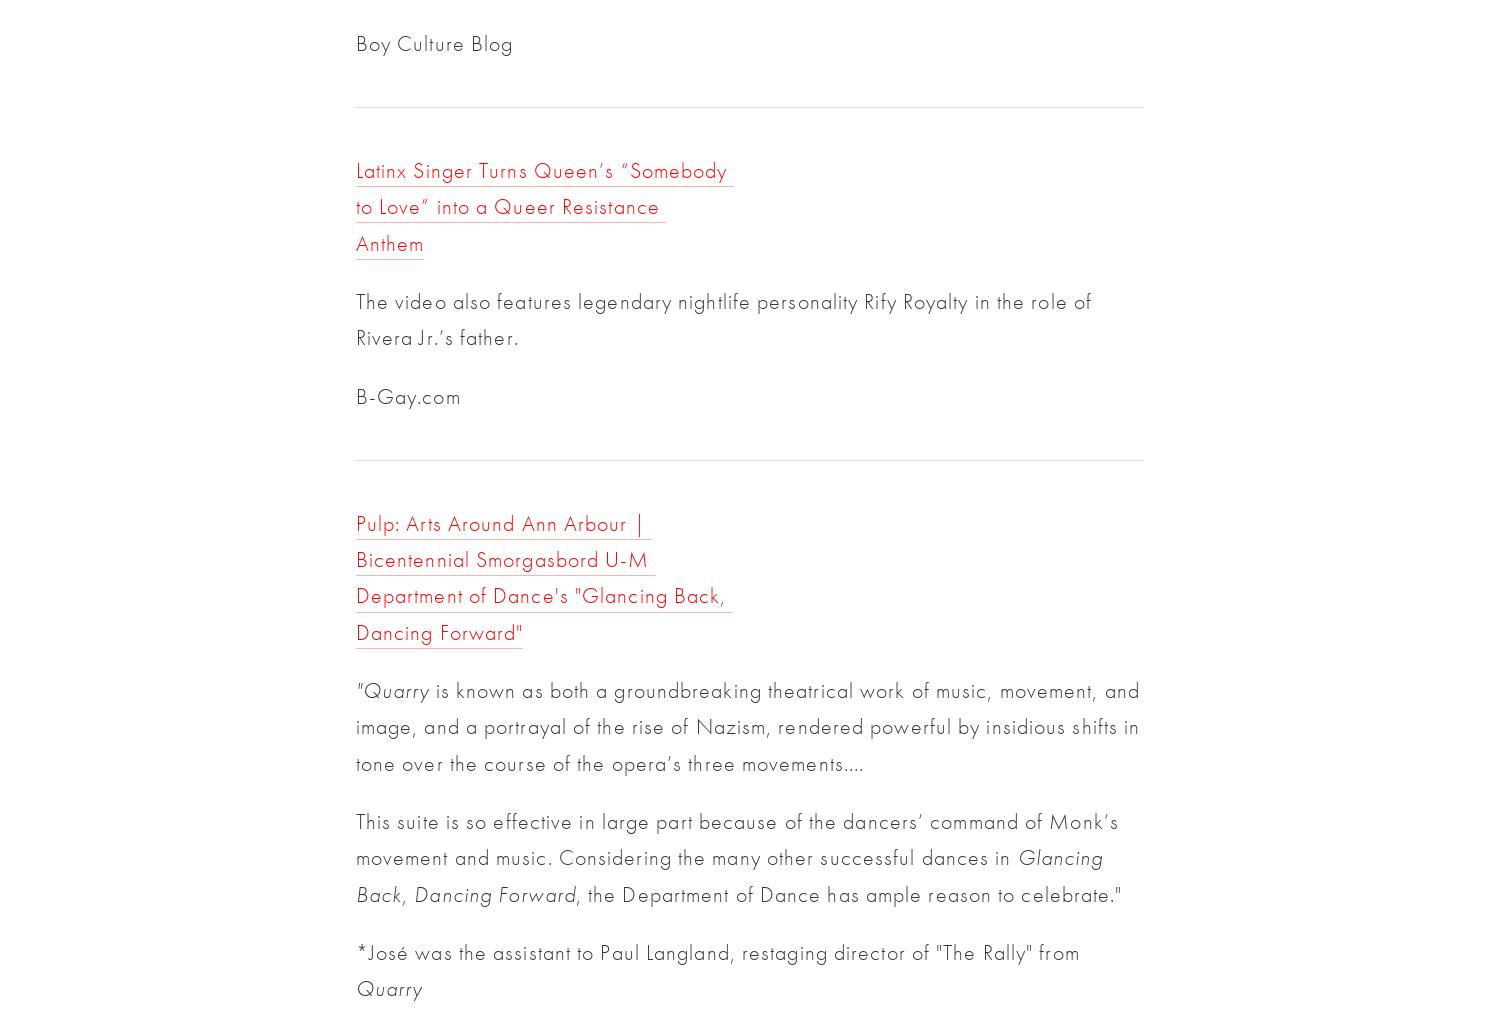  Describe the element at coordinates (407, 394) in the screenshot. I see `'B-Gay.com'` at that location.